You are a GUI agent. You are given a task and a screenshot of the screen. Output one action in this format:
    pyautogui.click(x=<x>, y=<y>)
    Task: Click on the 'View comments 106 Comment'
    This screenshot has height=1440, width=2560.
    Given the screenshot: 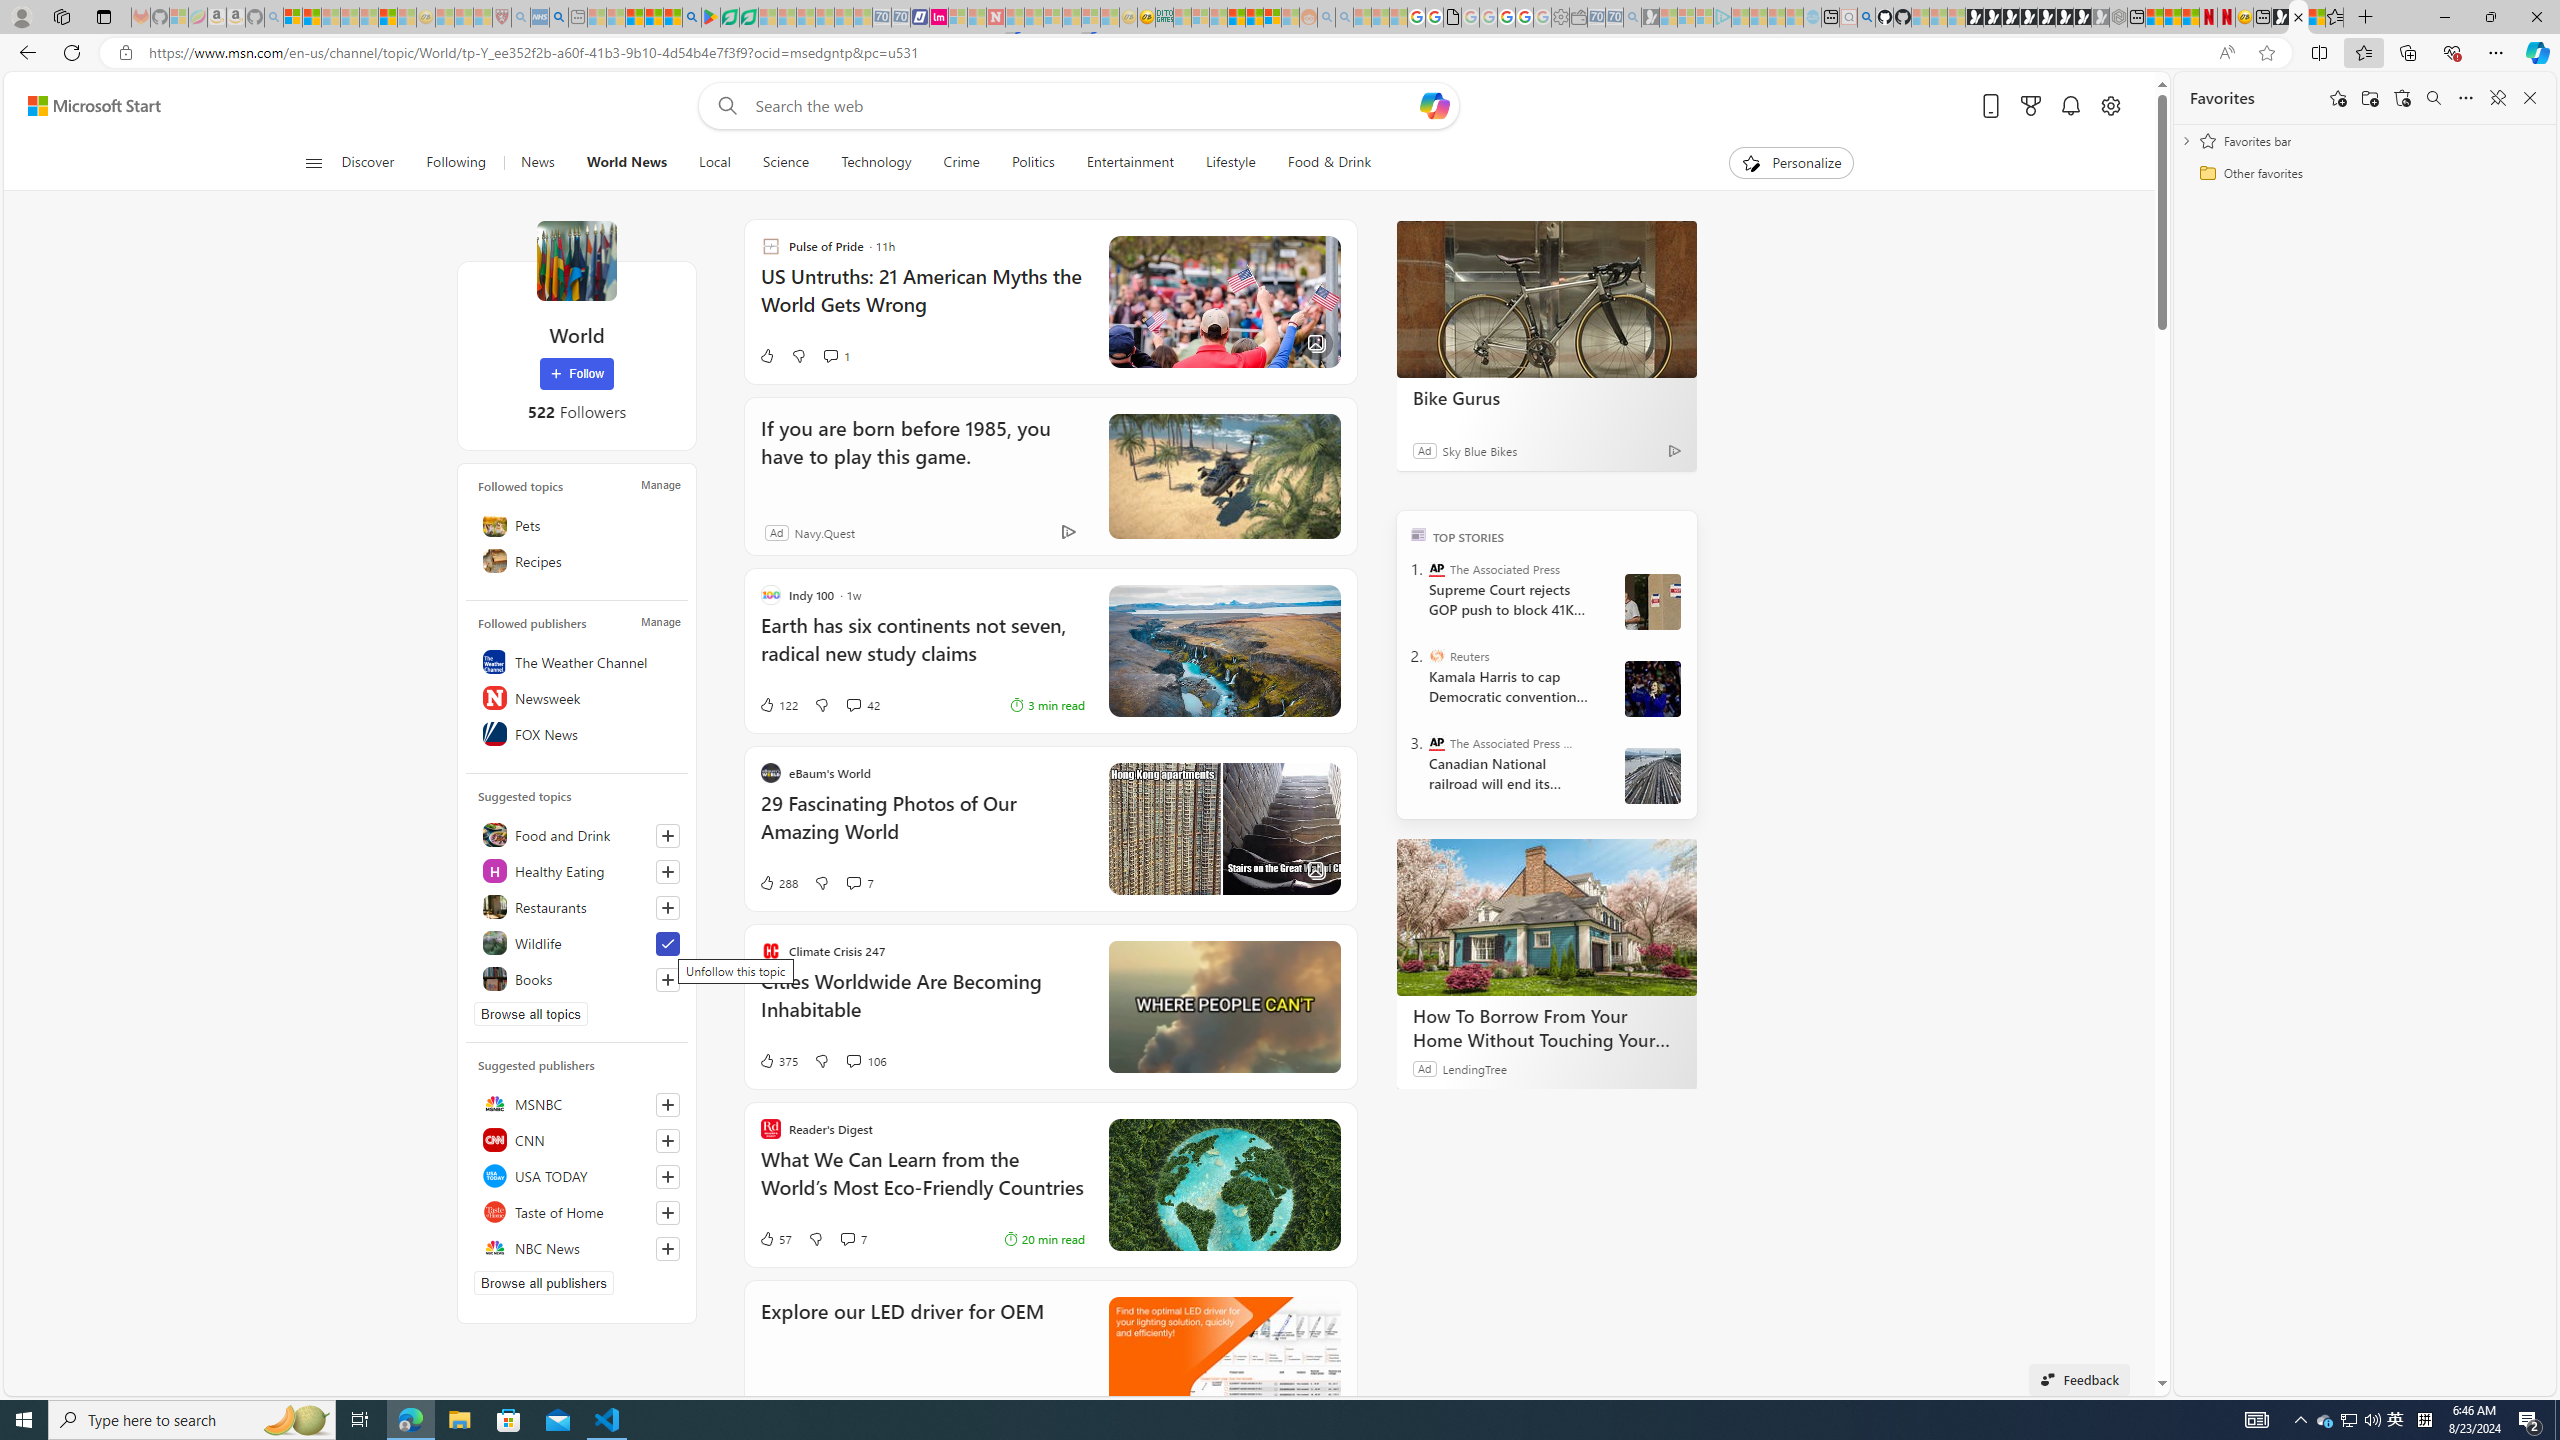 What is the action you would take?
    pyautogui.click(x=865, y=1060)
    